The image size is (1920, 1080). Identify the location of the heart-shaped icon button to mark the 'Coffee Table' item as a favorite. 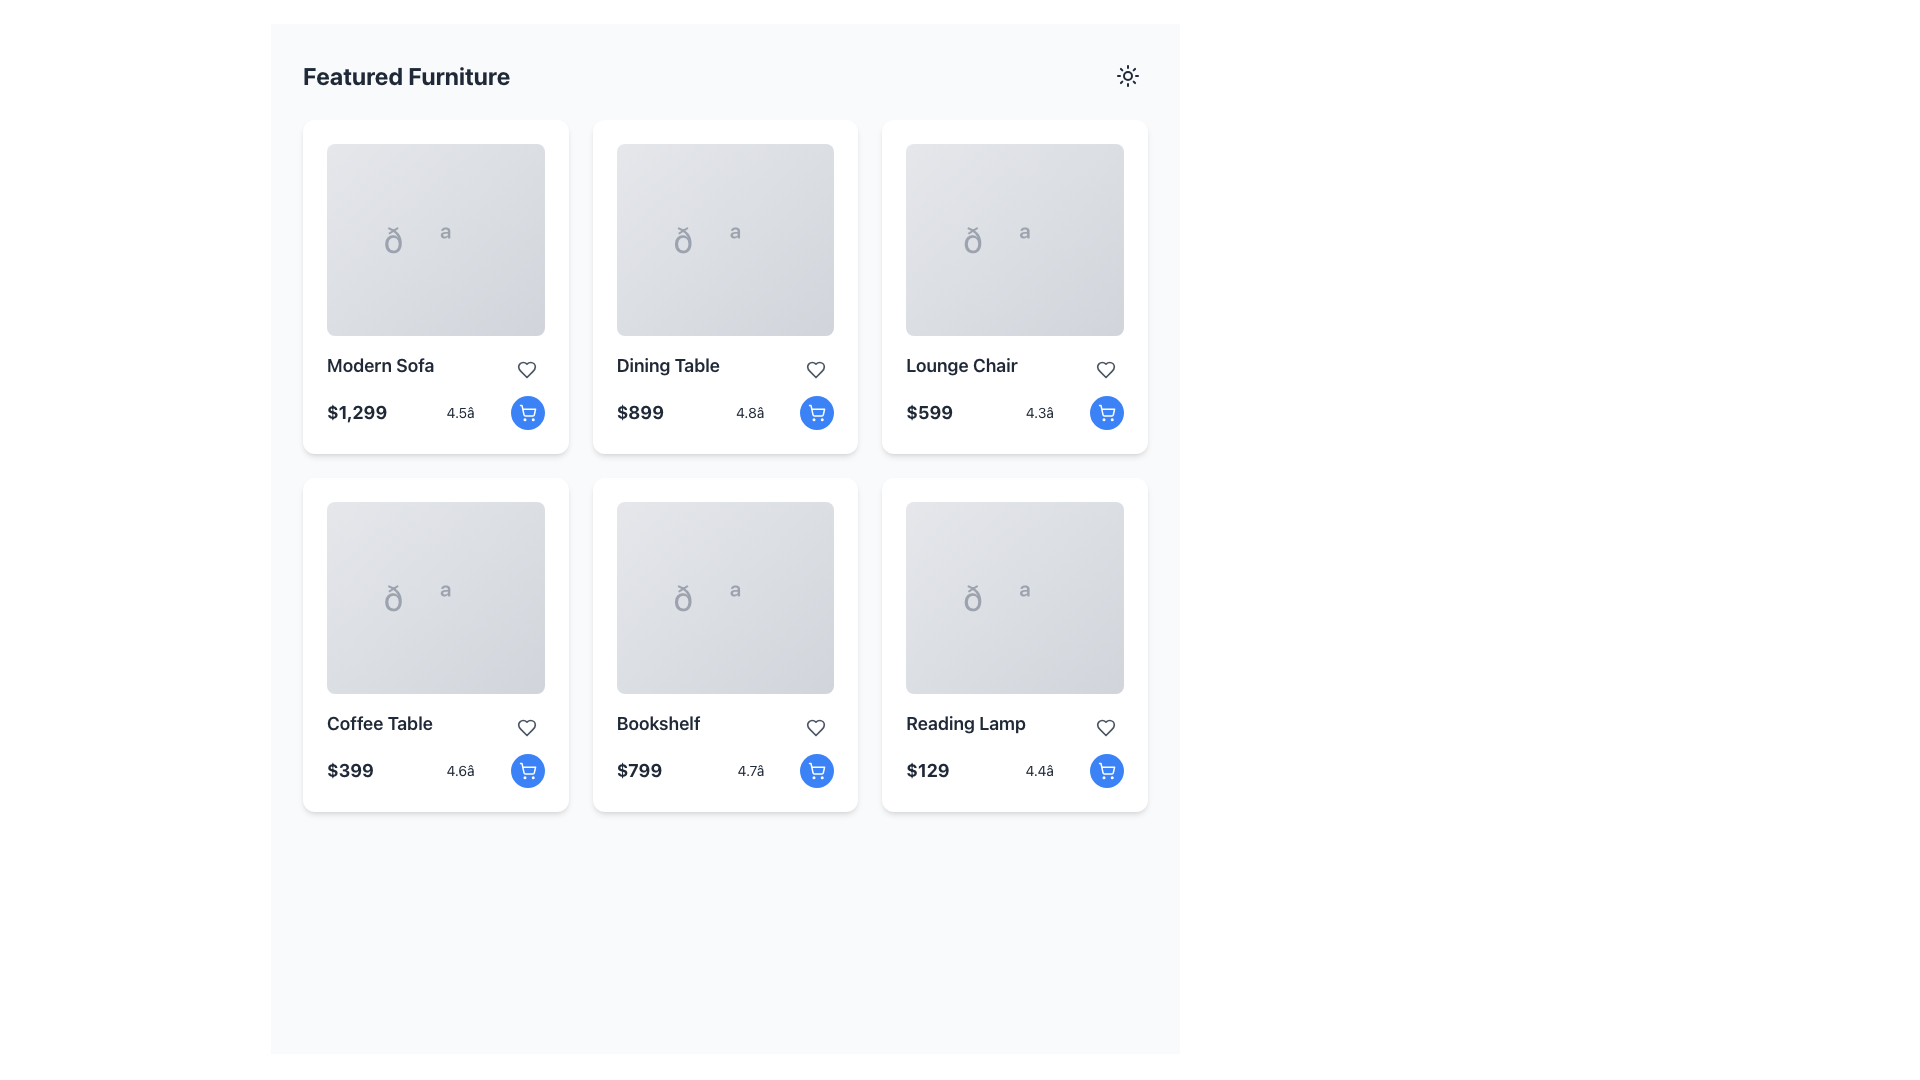
(526, 728).